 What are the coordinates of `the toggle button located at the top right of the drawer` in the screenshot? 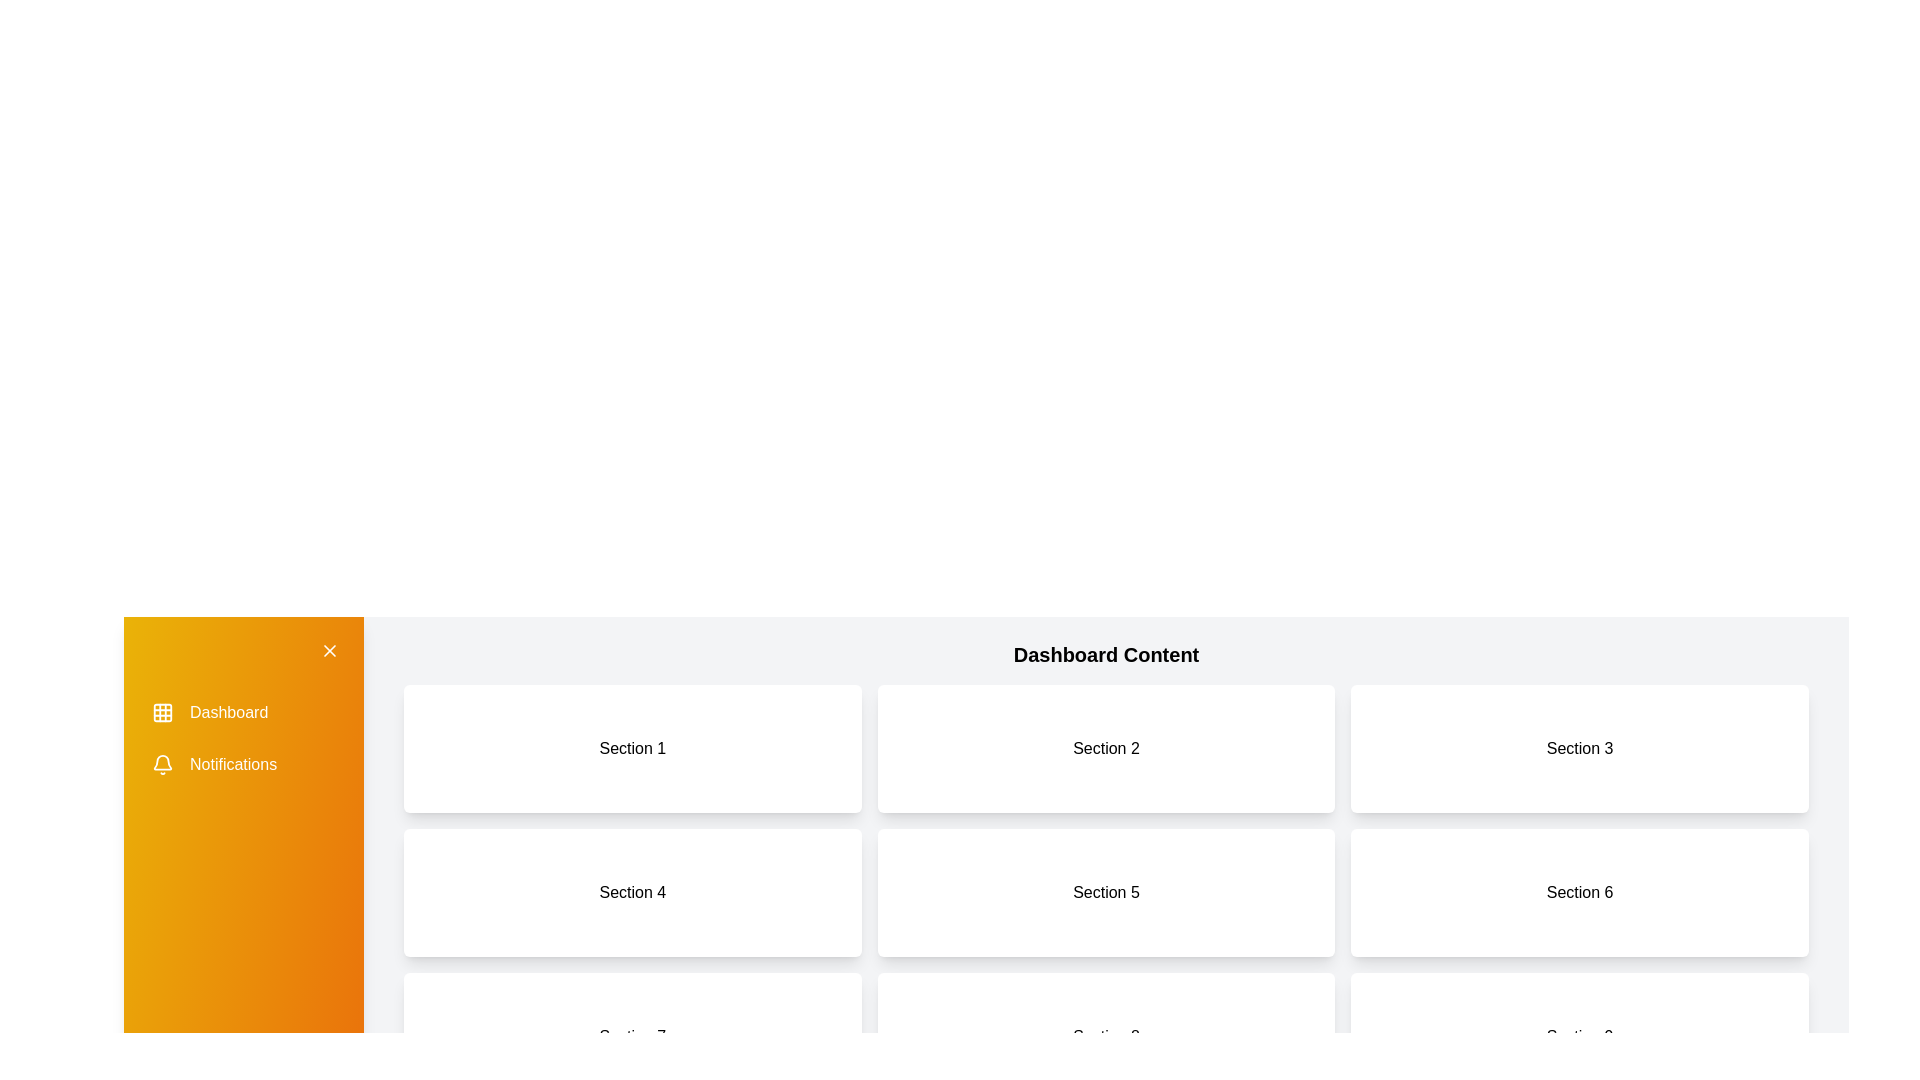 It's located at (330, 651).